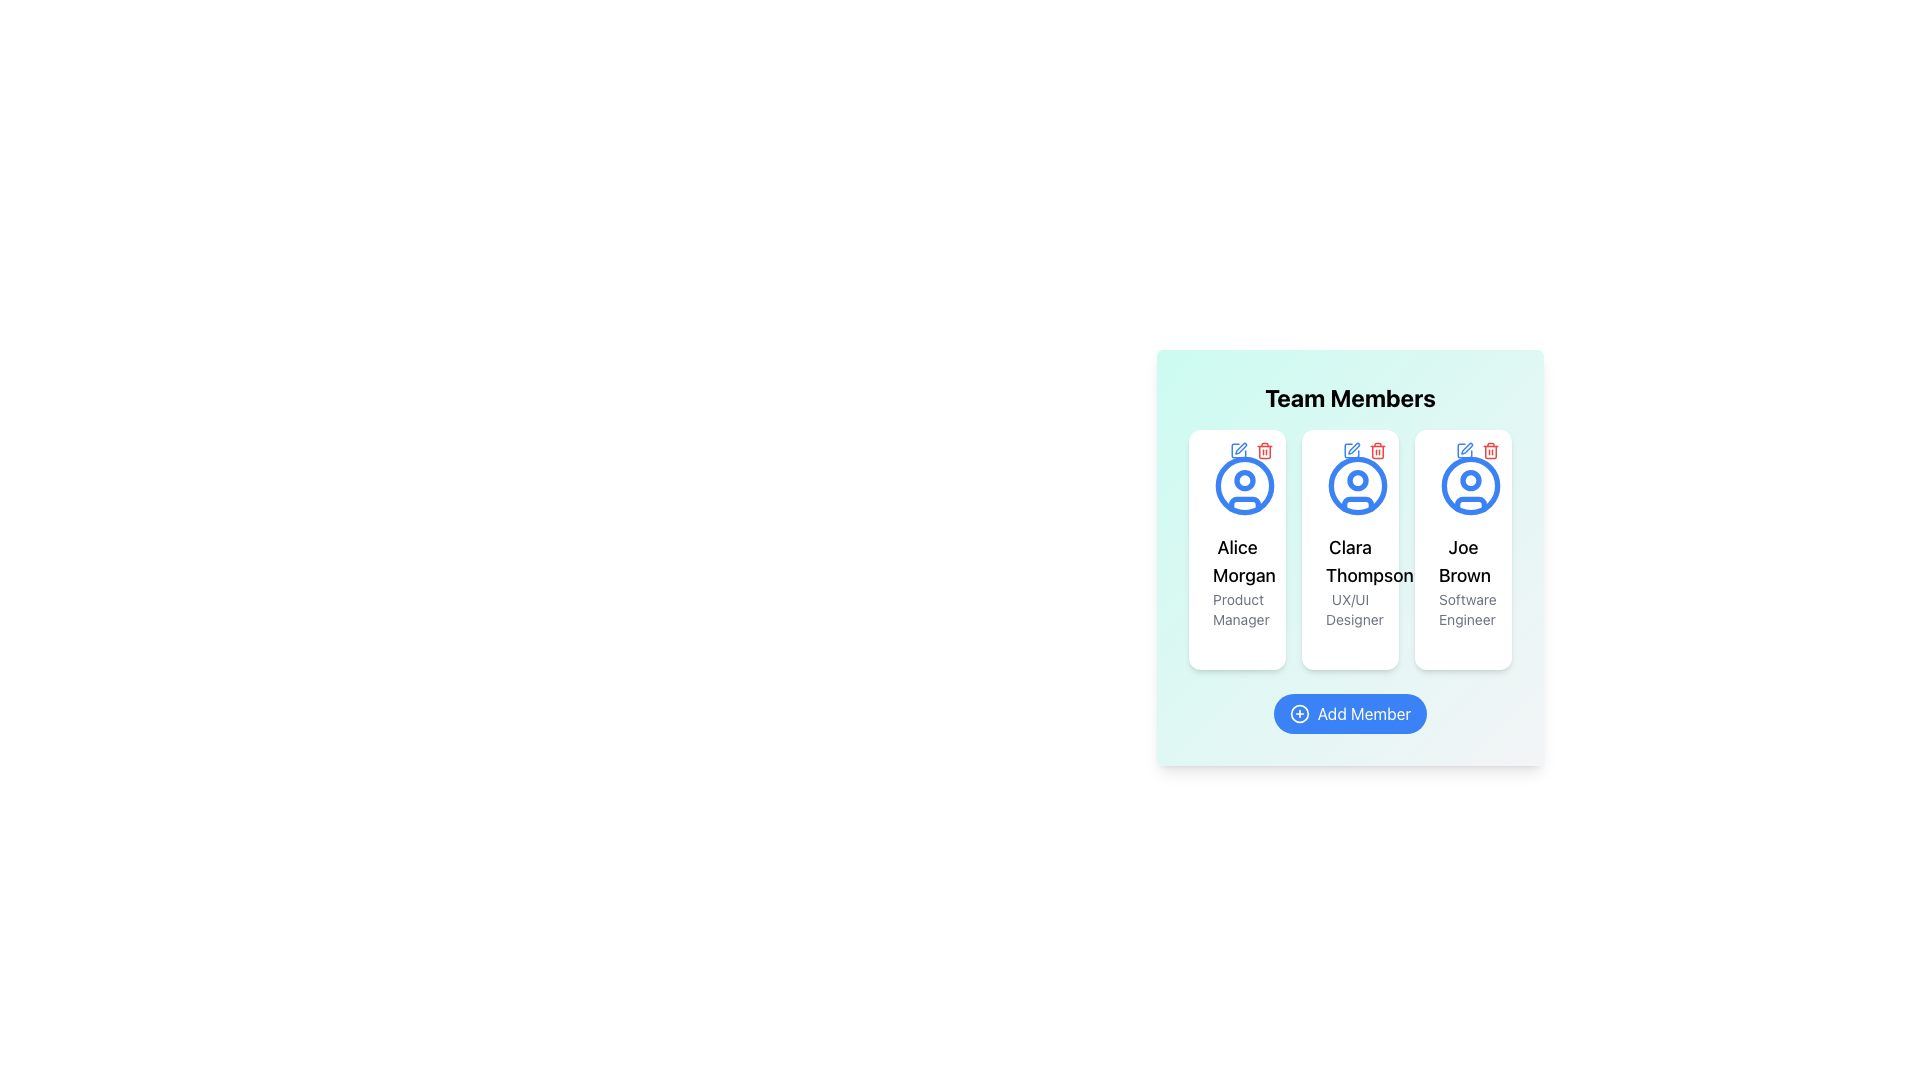 This screenshot has height=1080, width=1920. What do you see at coordinates (1352, 451) in the screenshot?
I see `the 'Edit' button with an icon located in the top-right corner of the card for 'Clara Thompson UX/UI Designer' in the 'Team Members' panel` at bounding box center [1352, 451].